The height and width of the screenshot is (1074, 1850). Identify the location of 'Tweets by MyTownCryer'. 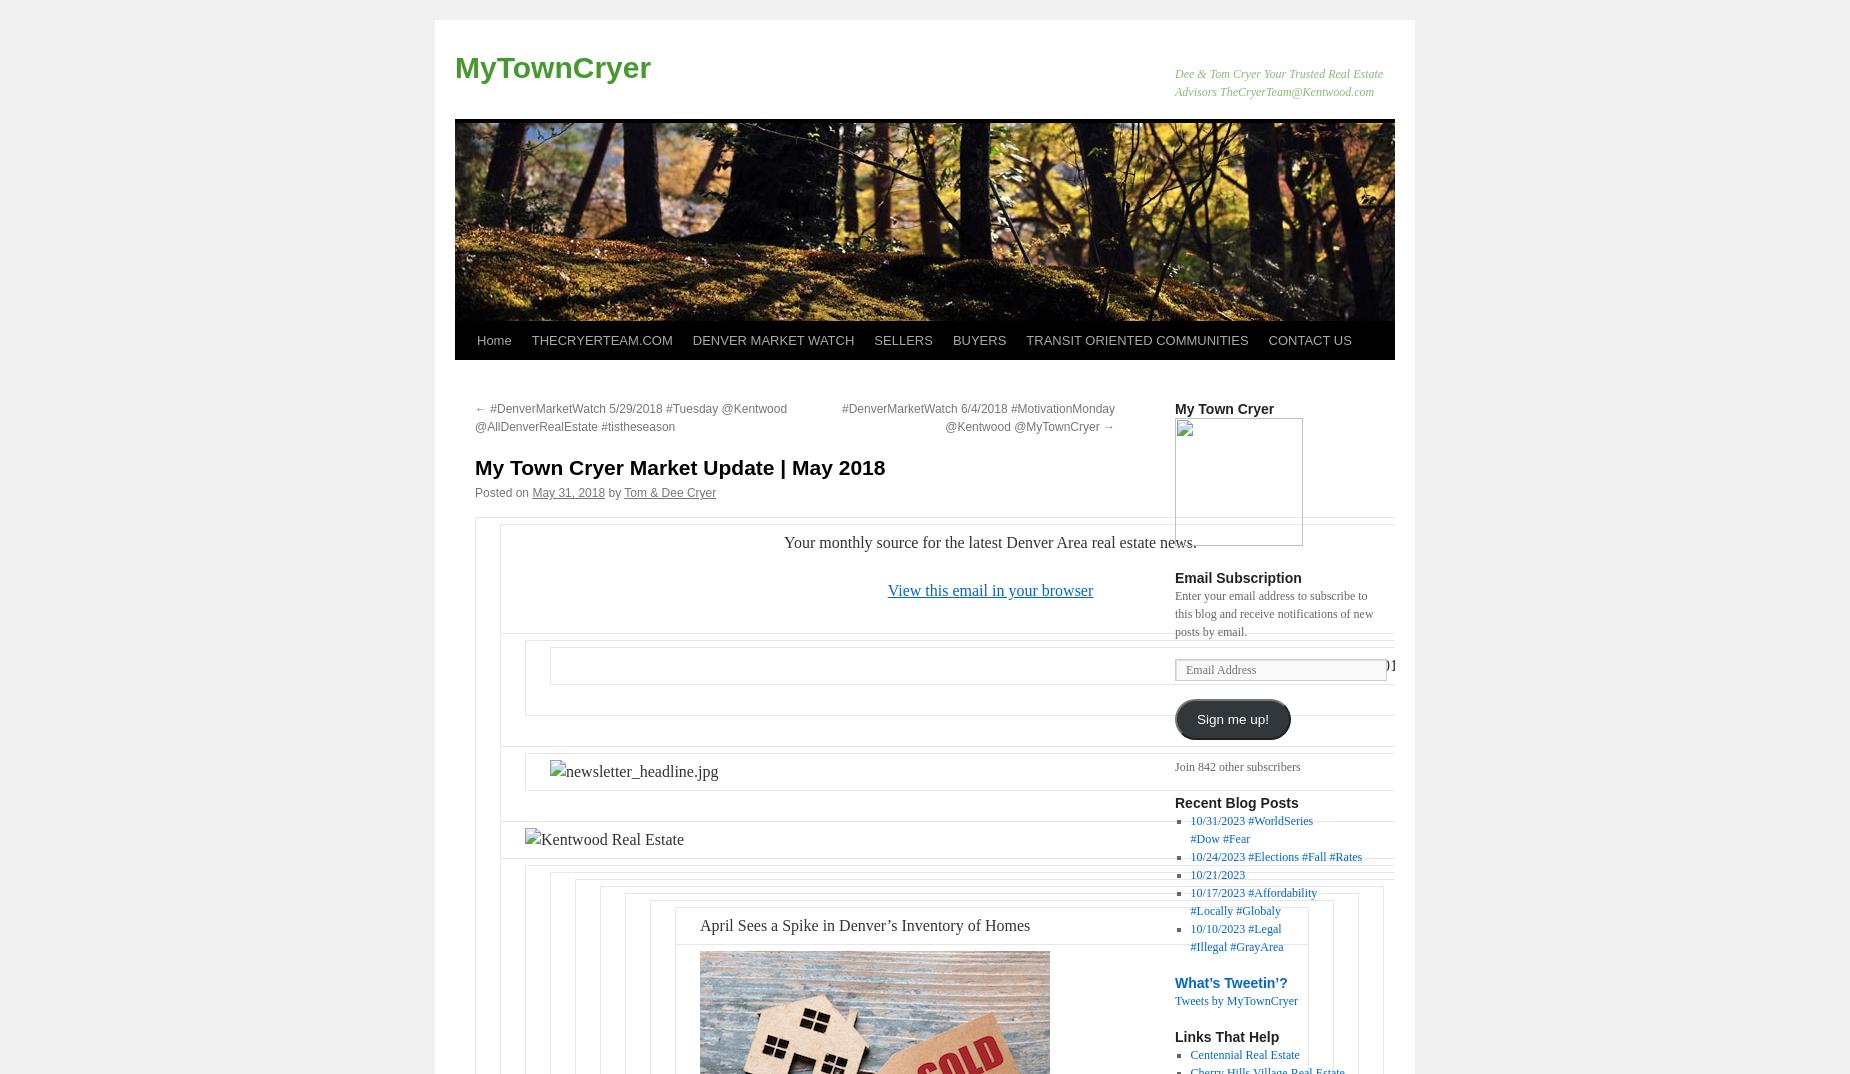
(1234, 999).